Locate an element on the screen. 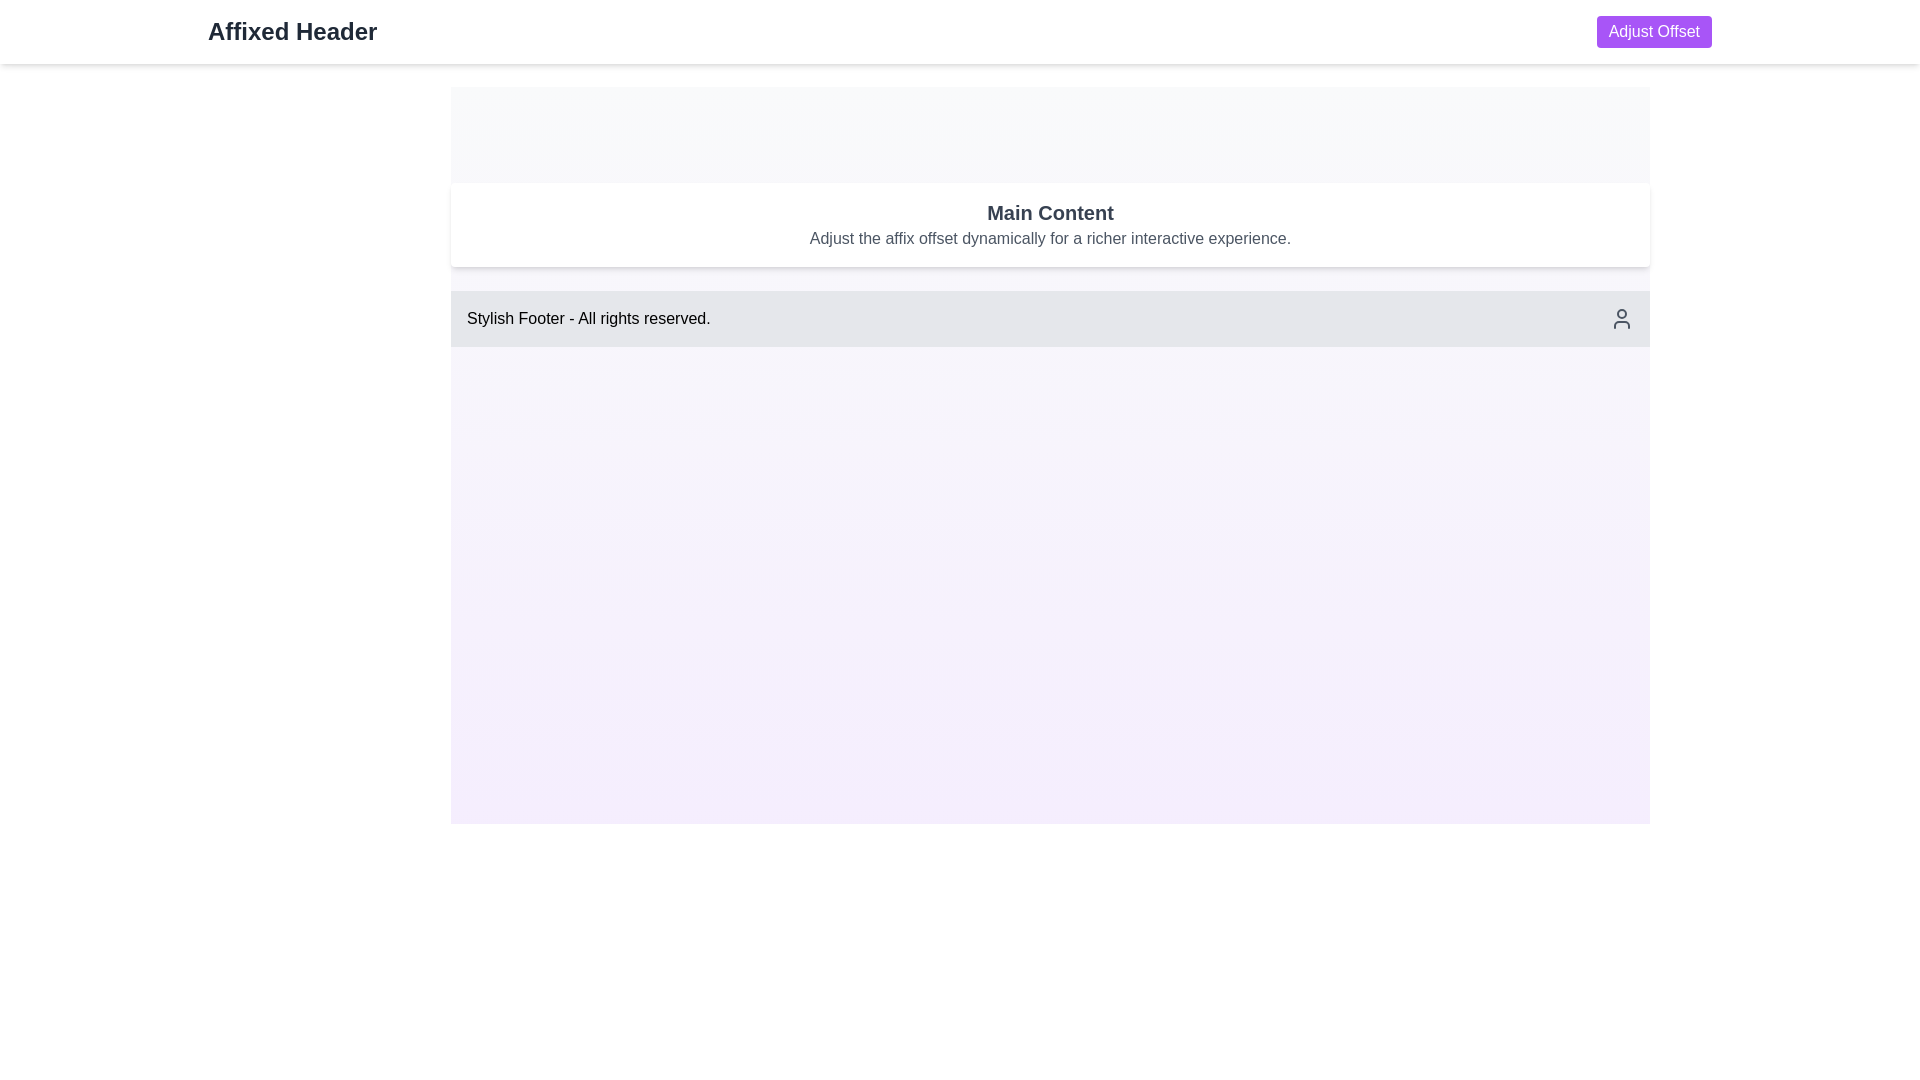  the user profile icon located at the far-right end of the footer is located at coordinates (1622, 318).